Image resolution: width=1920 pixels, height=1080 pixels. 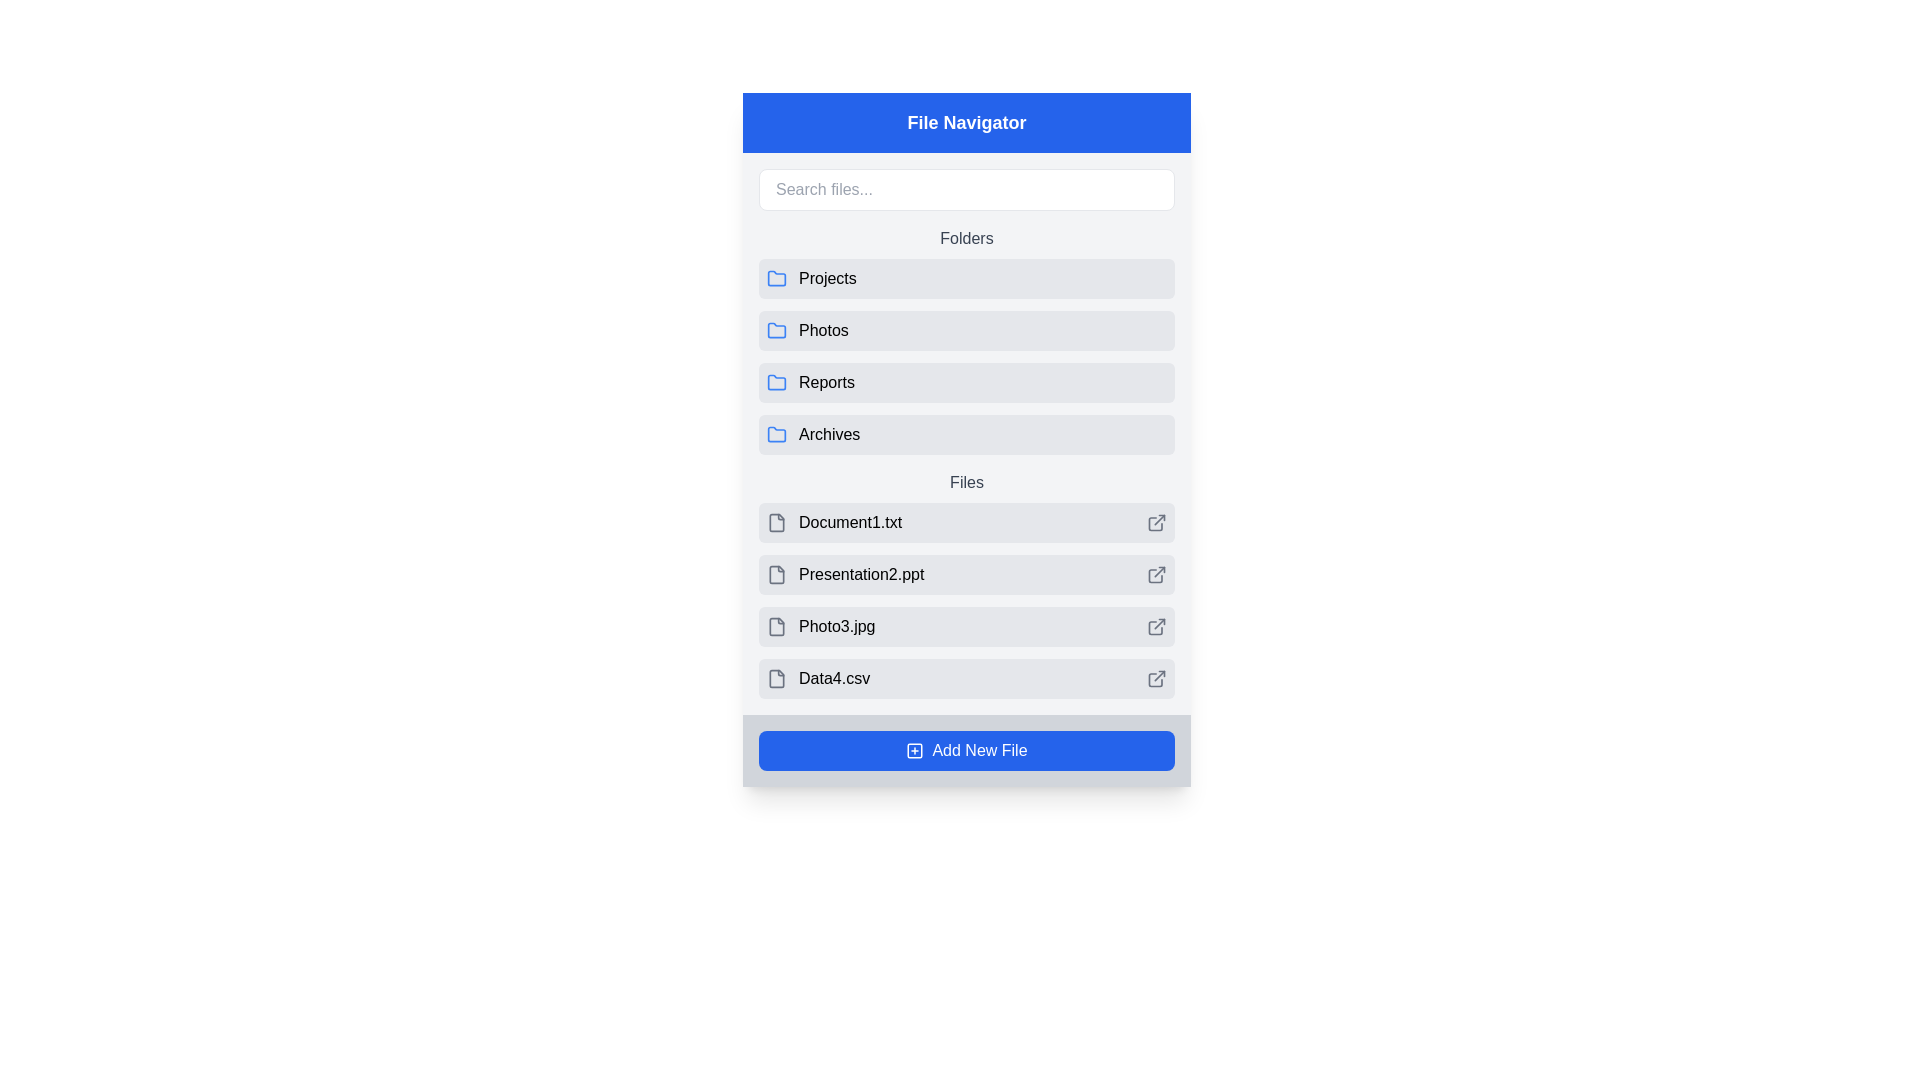 I want to click on the file icon depicting 'Data4.csv', which has a gray outline and a folded corner, located to the left of the label in the file list section under 'Files', so click(x=776, y=677).